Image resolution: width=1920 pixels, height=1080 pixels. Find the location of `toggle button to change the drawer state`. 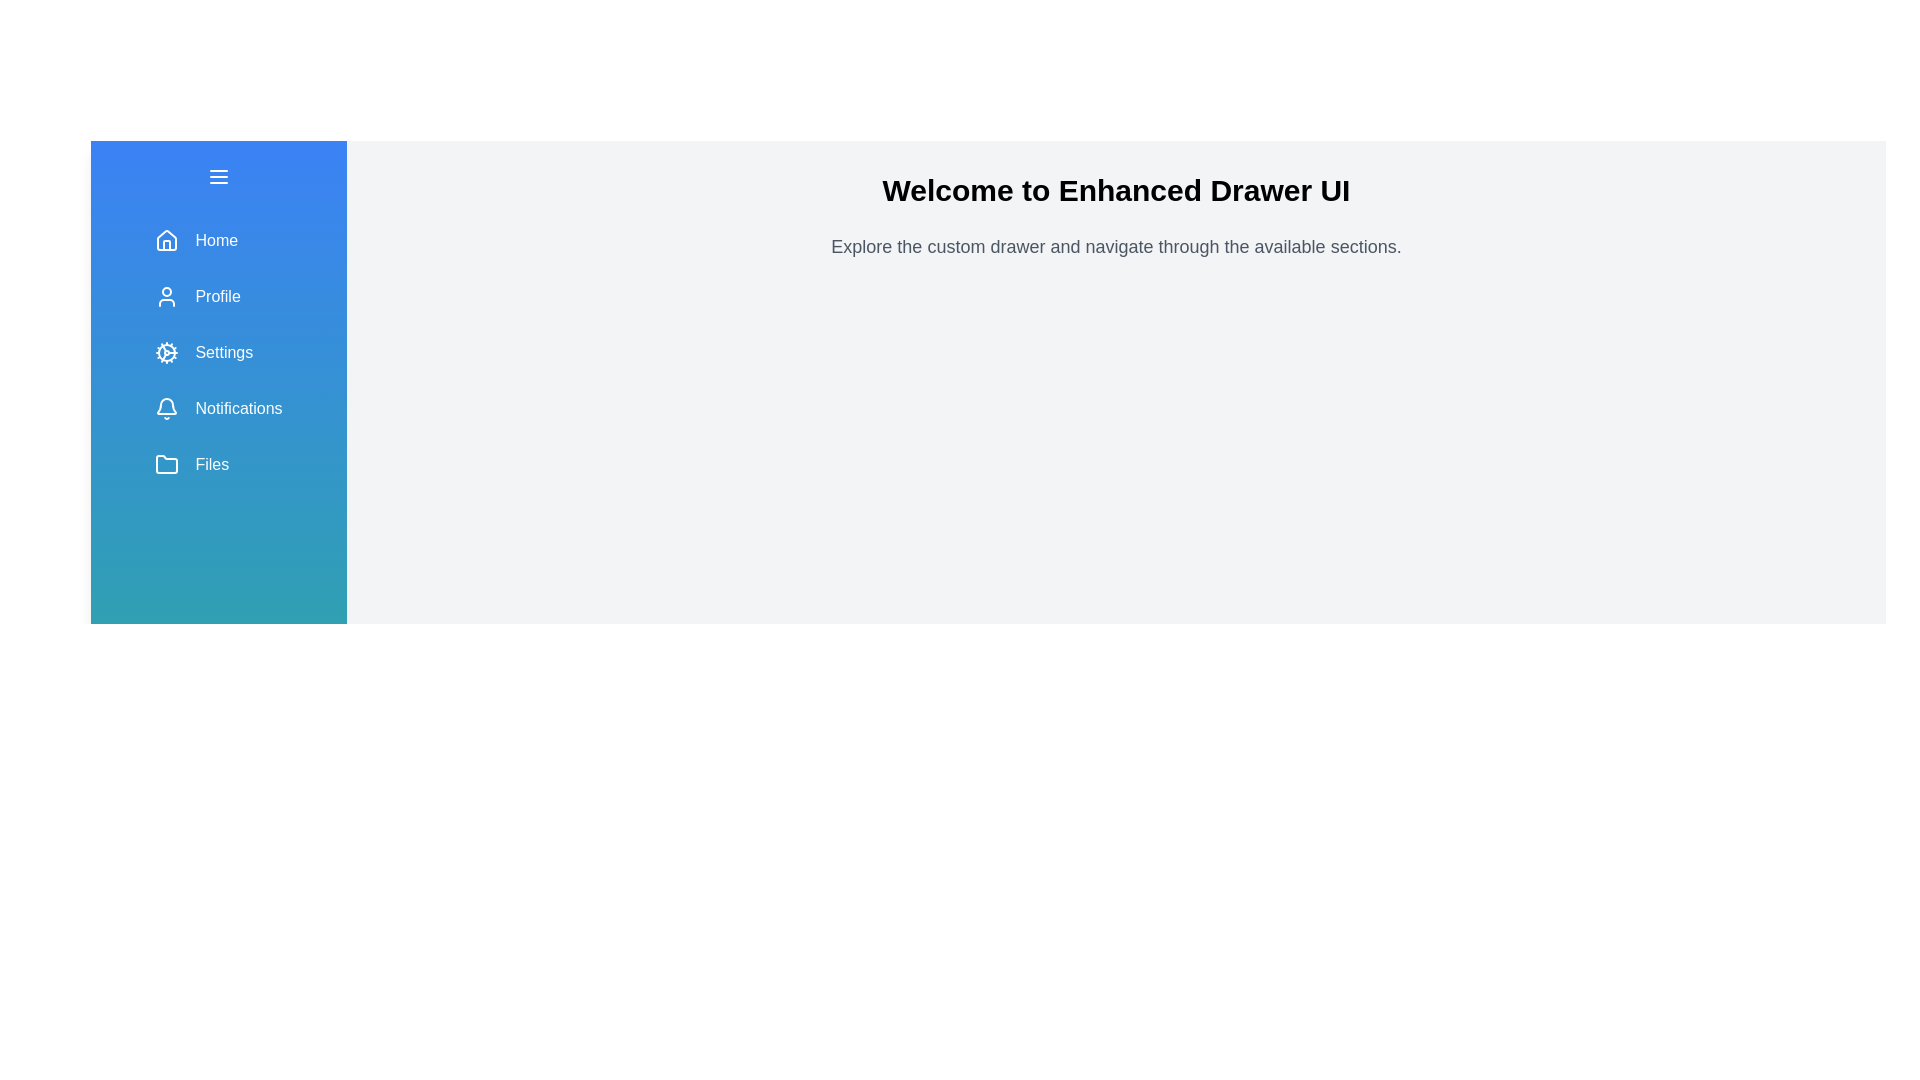

toggle button to change the drawer state is located at coordinates (219, 176).